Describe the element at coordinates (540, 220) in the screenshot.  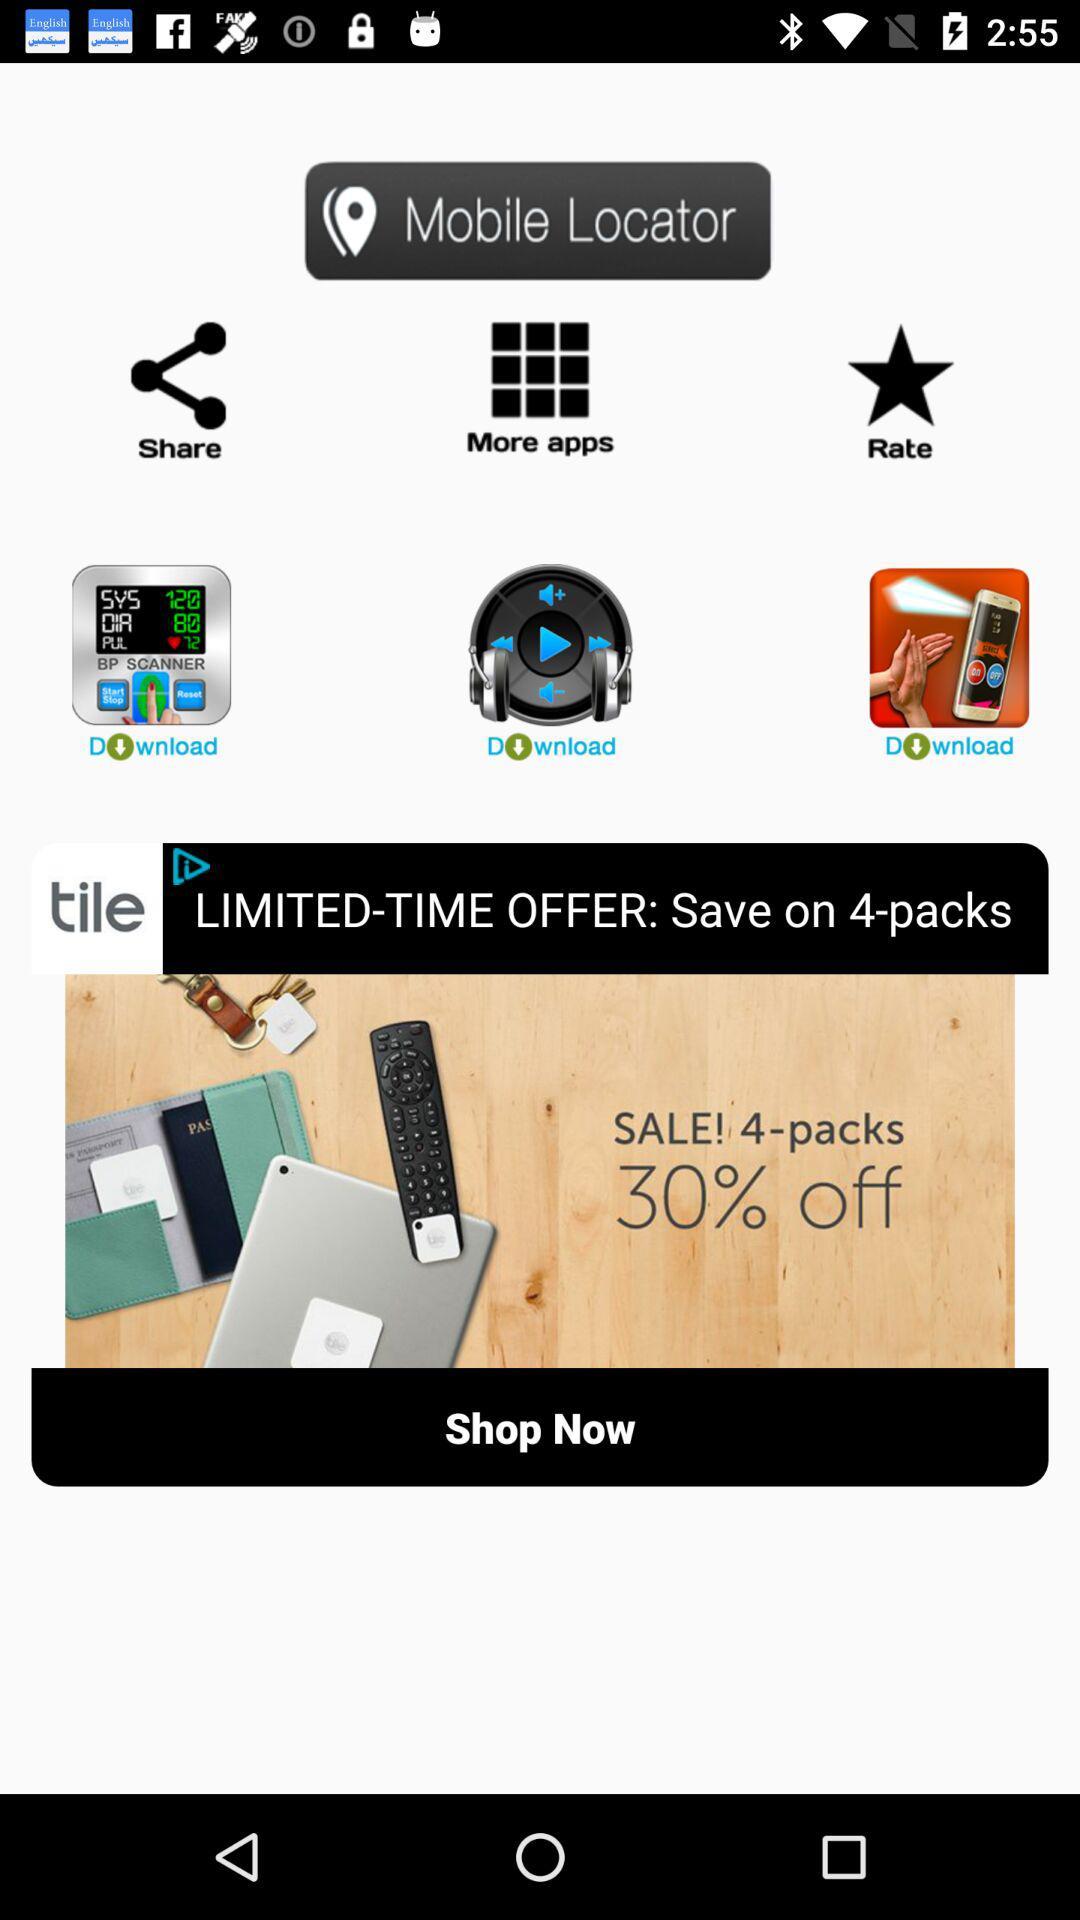
I see `turn mobile location on` at that location.